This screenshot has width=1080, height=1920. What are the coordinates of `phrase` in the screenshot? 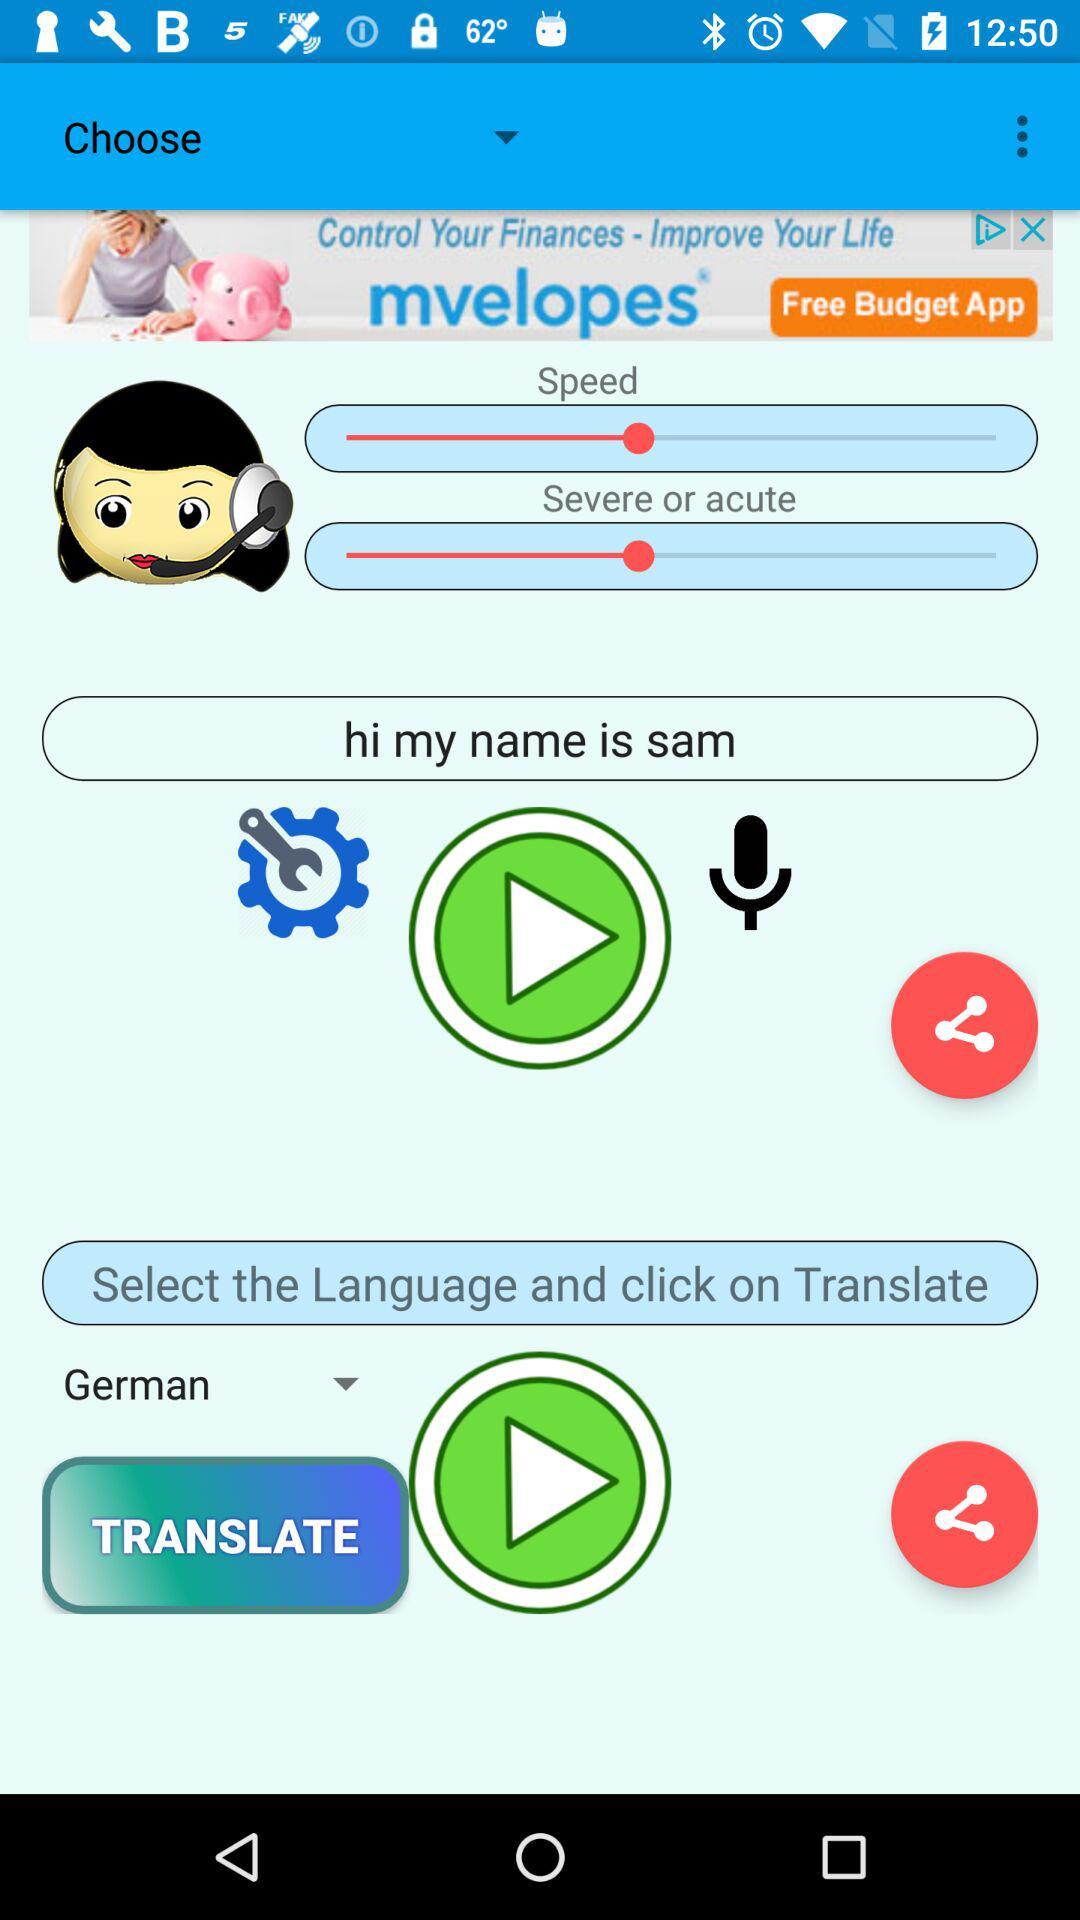 It's located at (540, 937).